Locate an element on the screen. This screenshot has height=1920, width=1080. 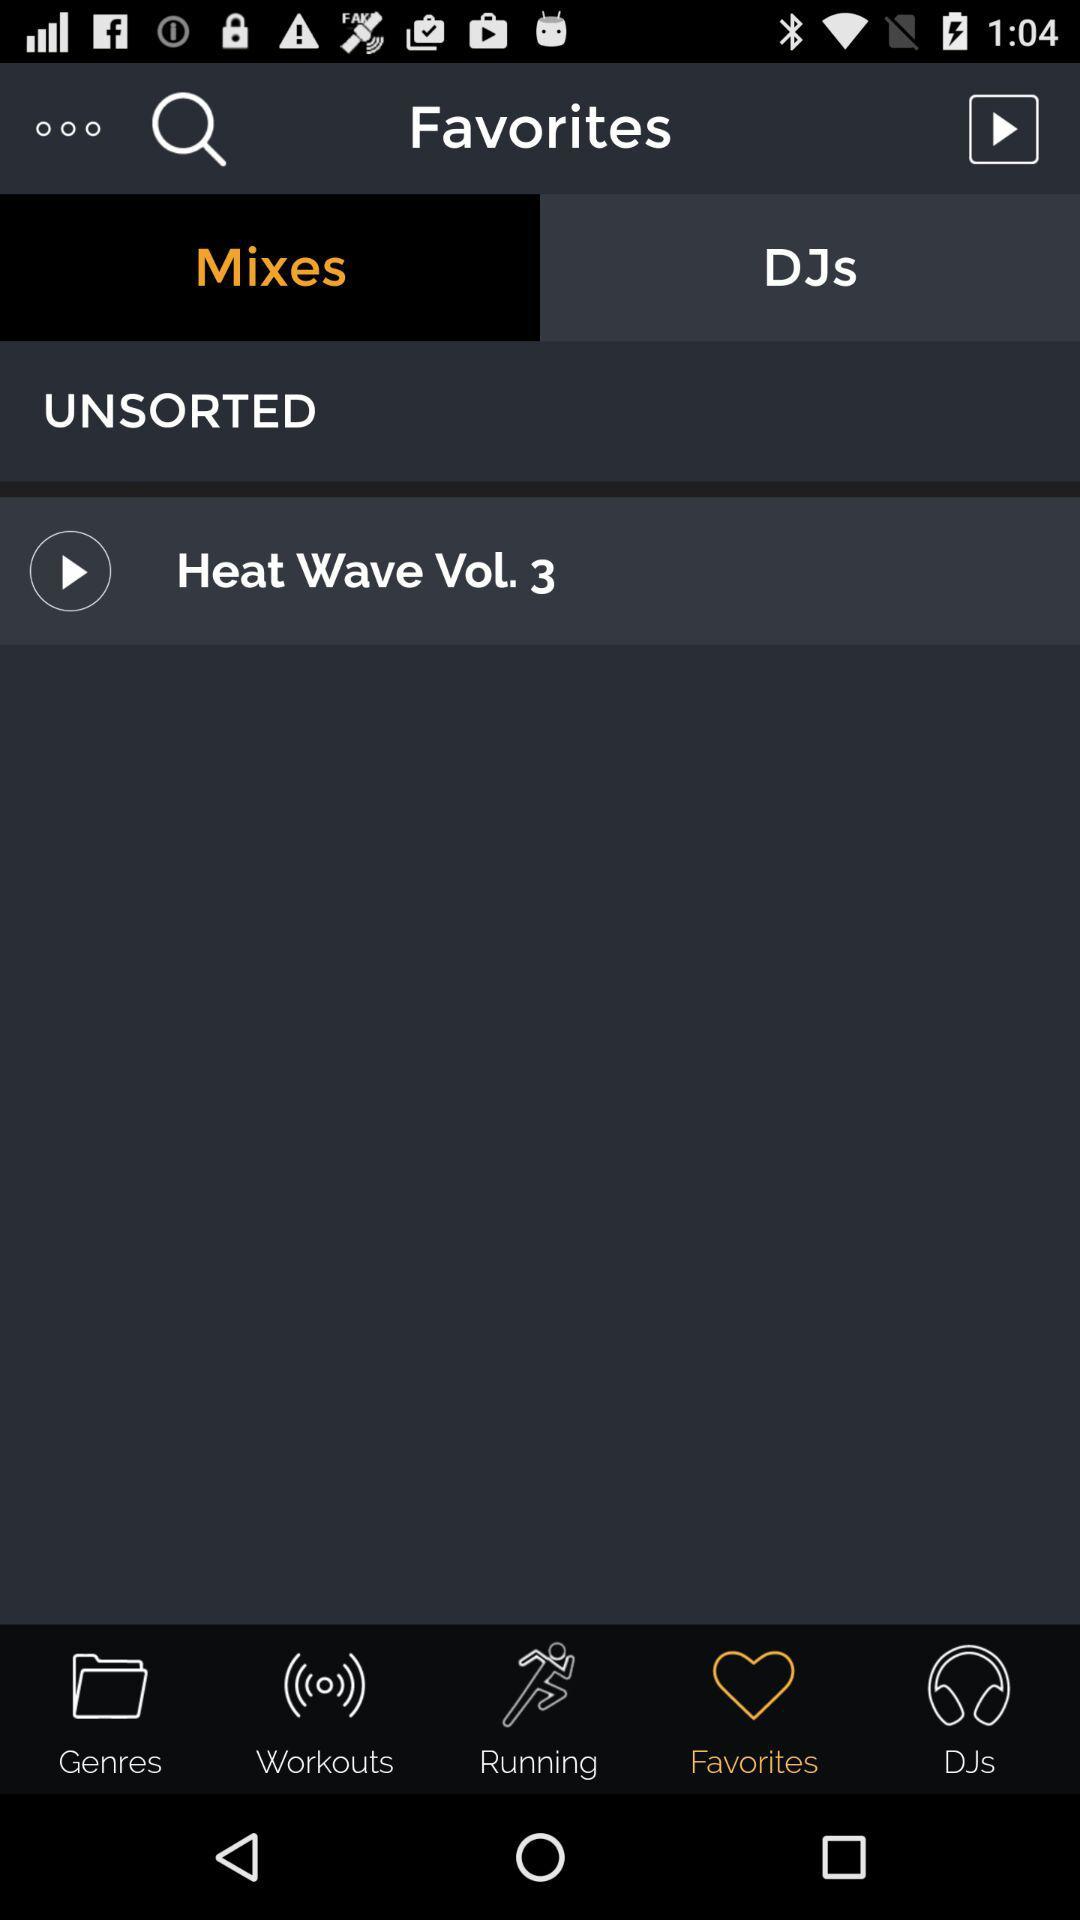
the item below favorites item is located at coordinates (270, 266).